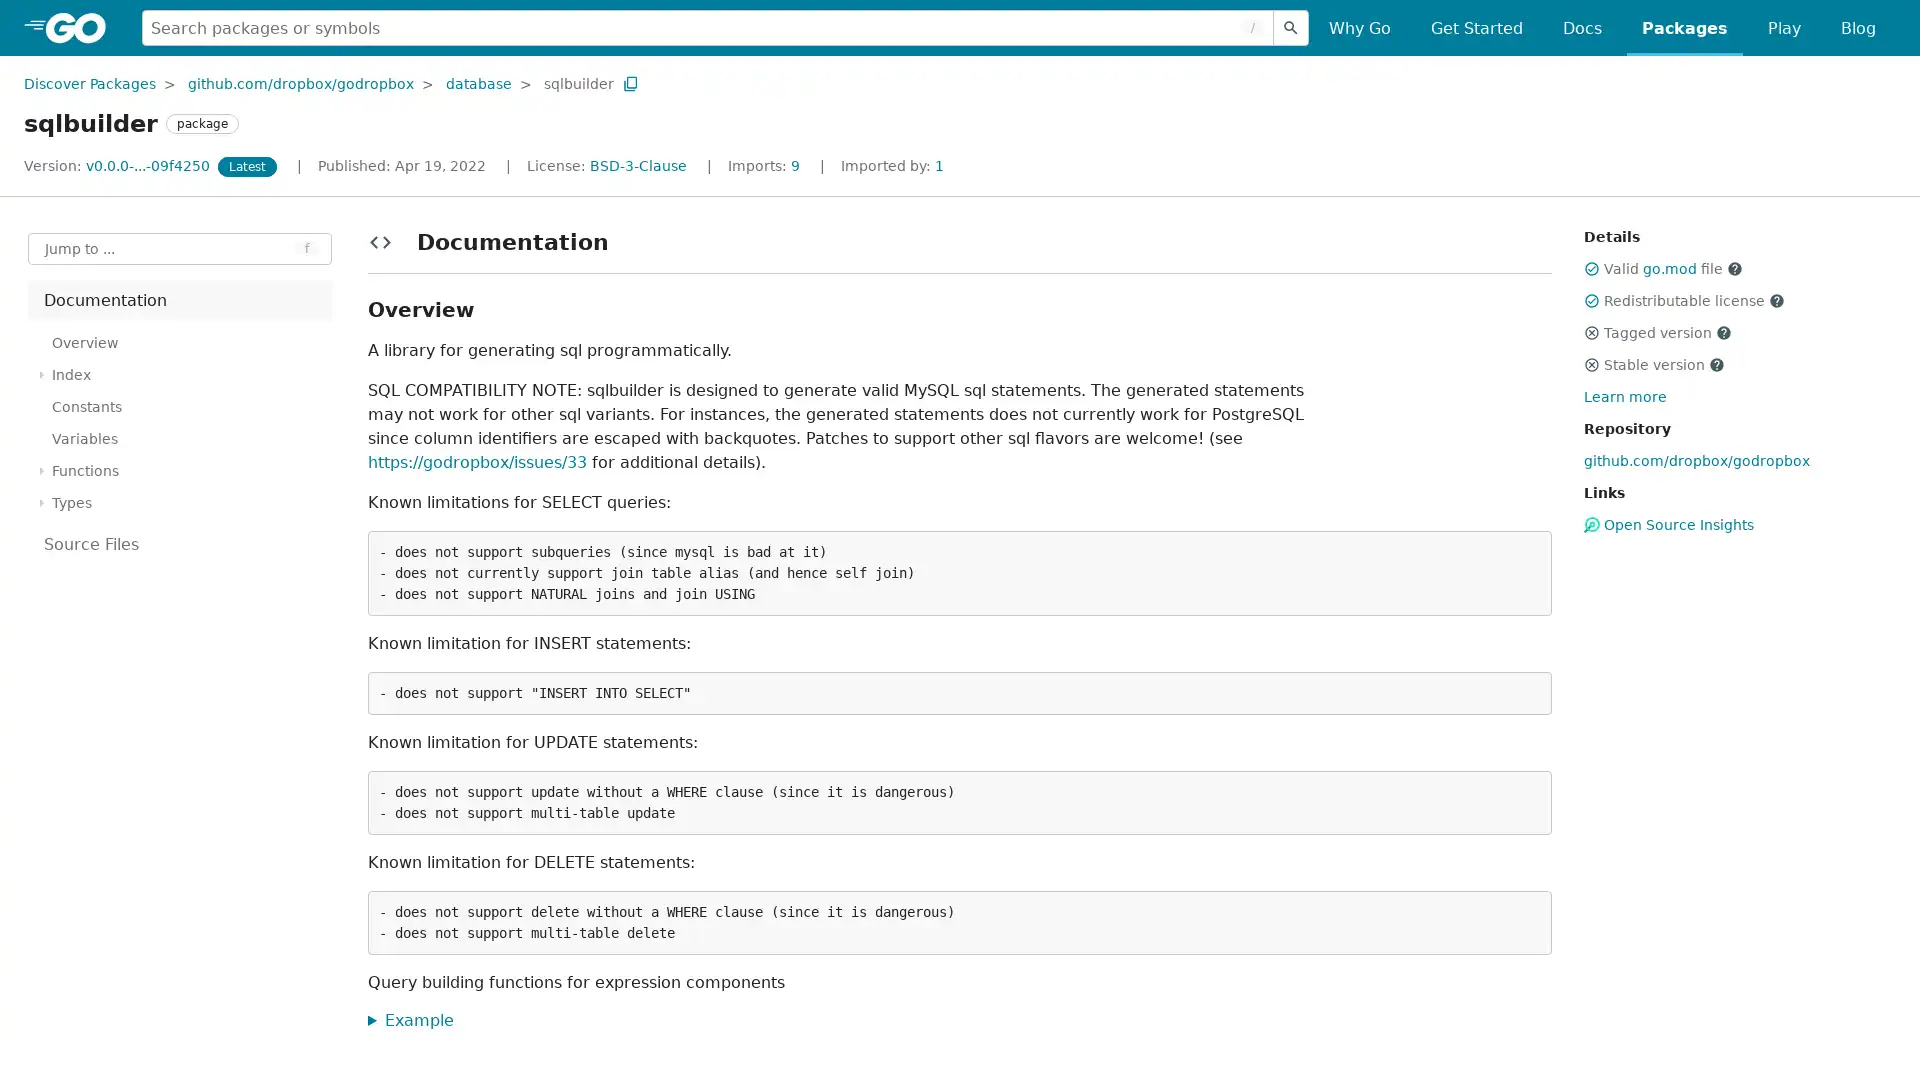 This screenshot has width=1920, height=1080. Describe the element at coordinates (180, 248) in the screenshot. I see `Open Jump to Identifier` at that location.